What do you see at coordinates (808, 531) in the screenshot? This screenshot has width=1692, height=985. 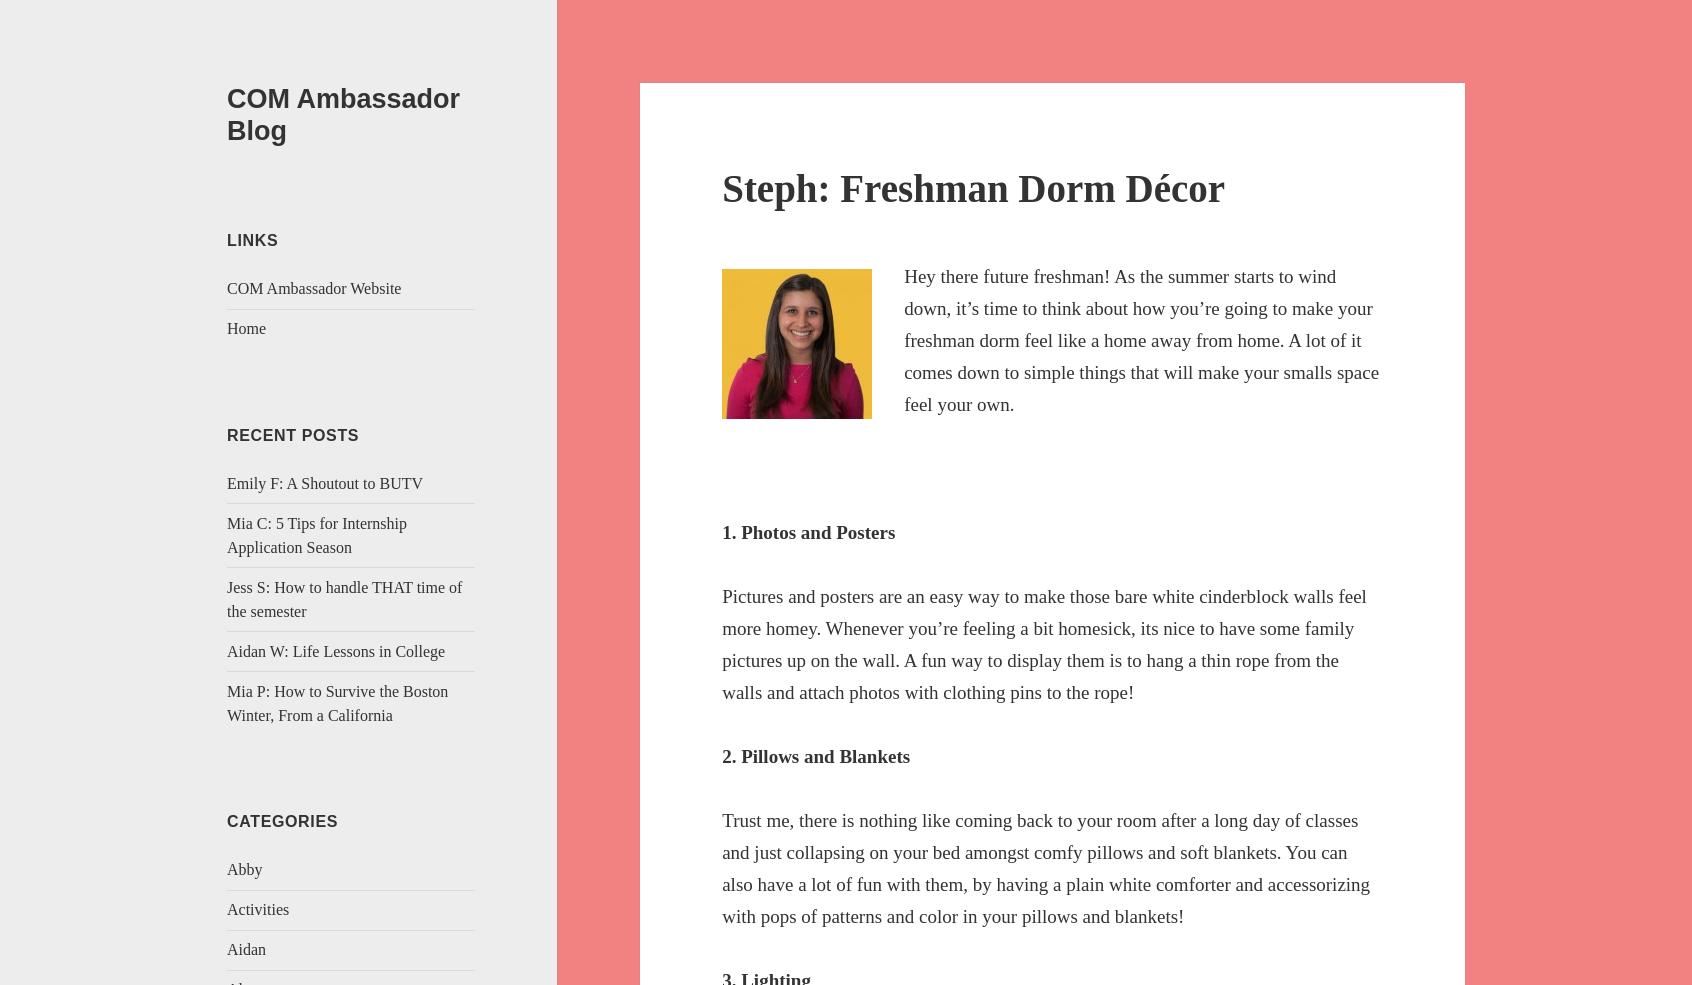 I see `'1. Photos and Posters'` at bounding box center [808, 531].